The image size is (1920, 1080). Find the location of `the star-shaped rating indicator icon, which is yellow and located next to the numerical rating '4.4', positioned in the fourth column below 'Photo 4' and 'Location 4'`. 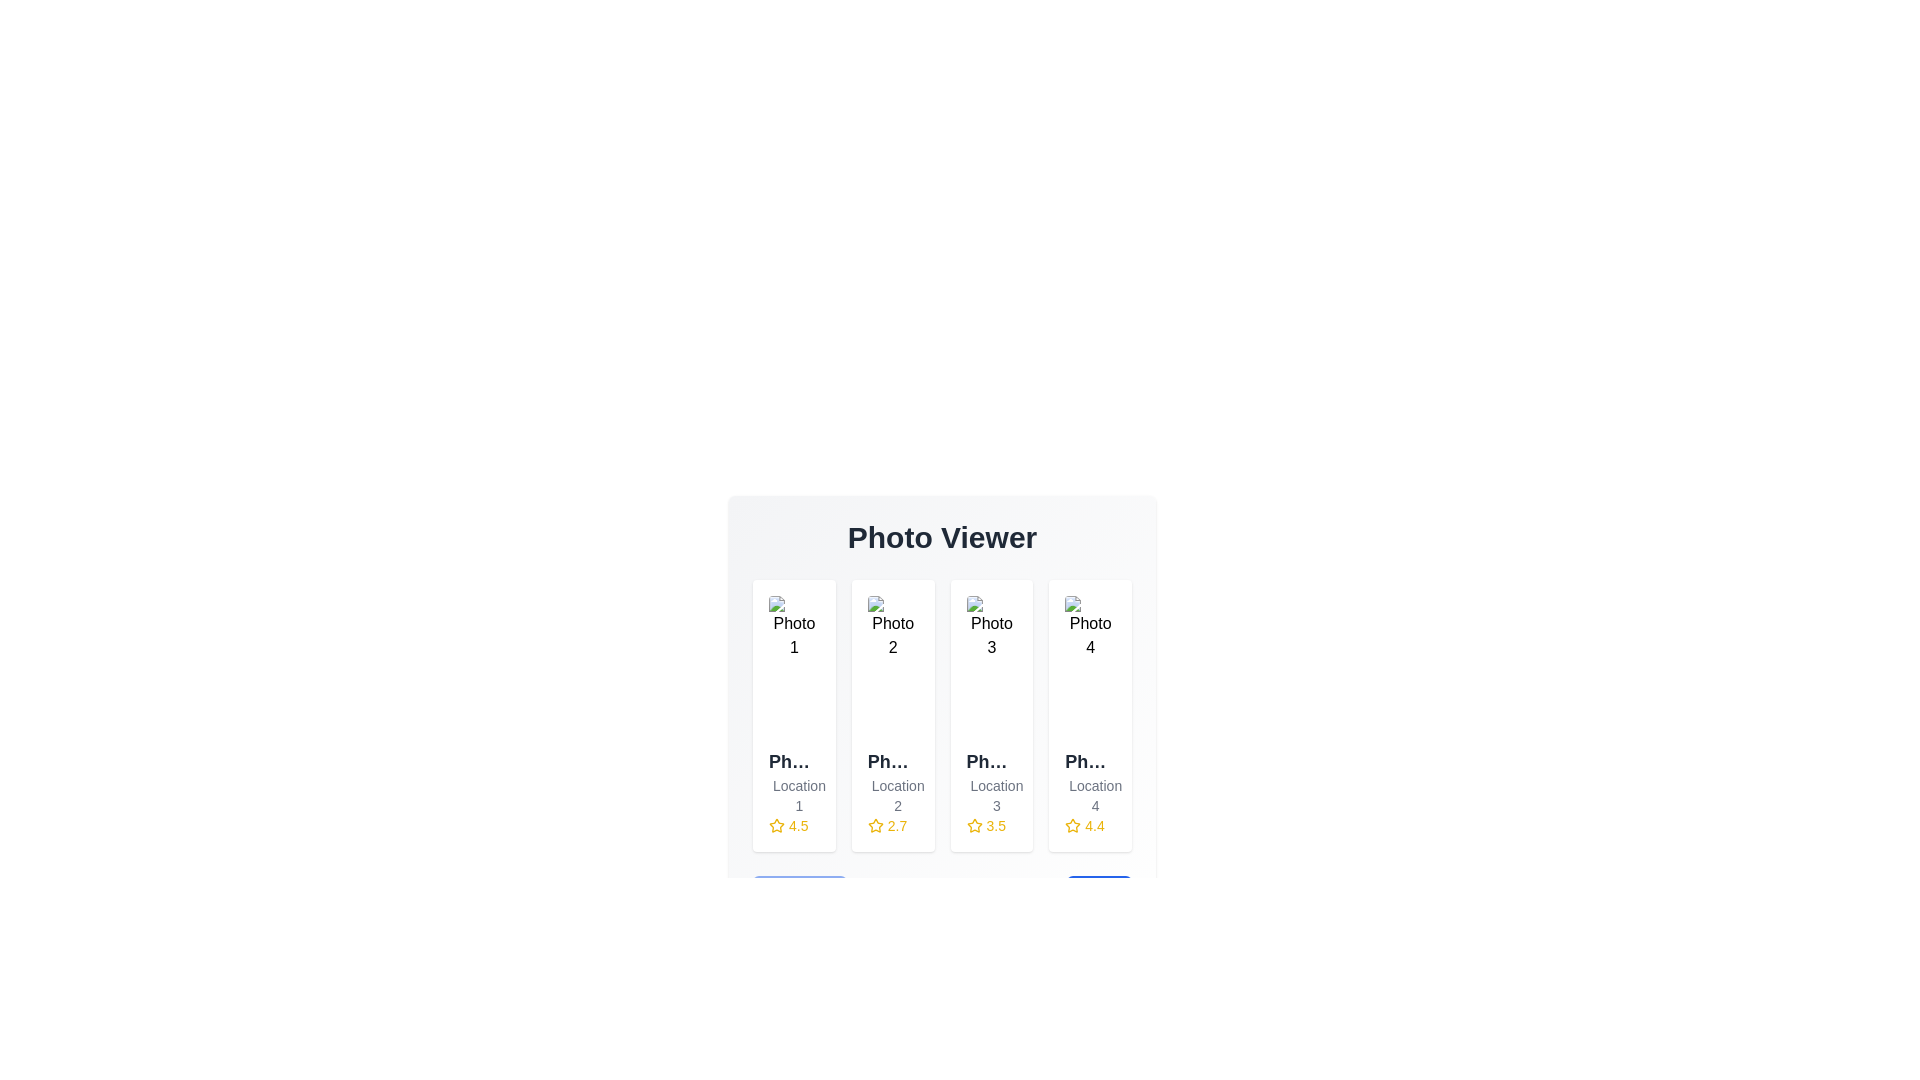

the star-shaped rating indicator icon, which is yellow and located next to the numerical rating '4.4', positioned in the fourth column below 'Photo 4' and 'Location 4' is located at coordinates (1072, 825).